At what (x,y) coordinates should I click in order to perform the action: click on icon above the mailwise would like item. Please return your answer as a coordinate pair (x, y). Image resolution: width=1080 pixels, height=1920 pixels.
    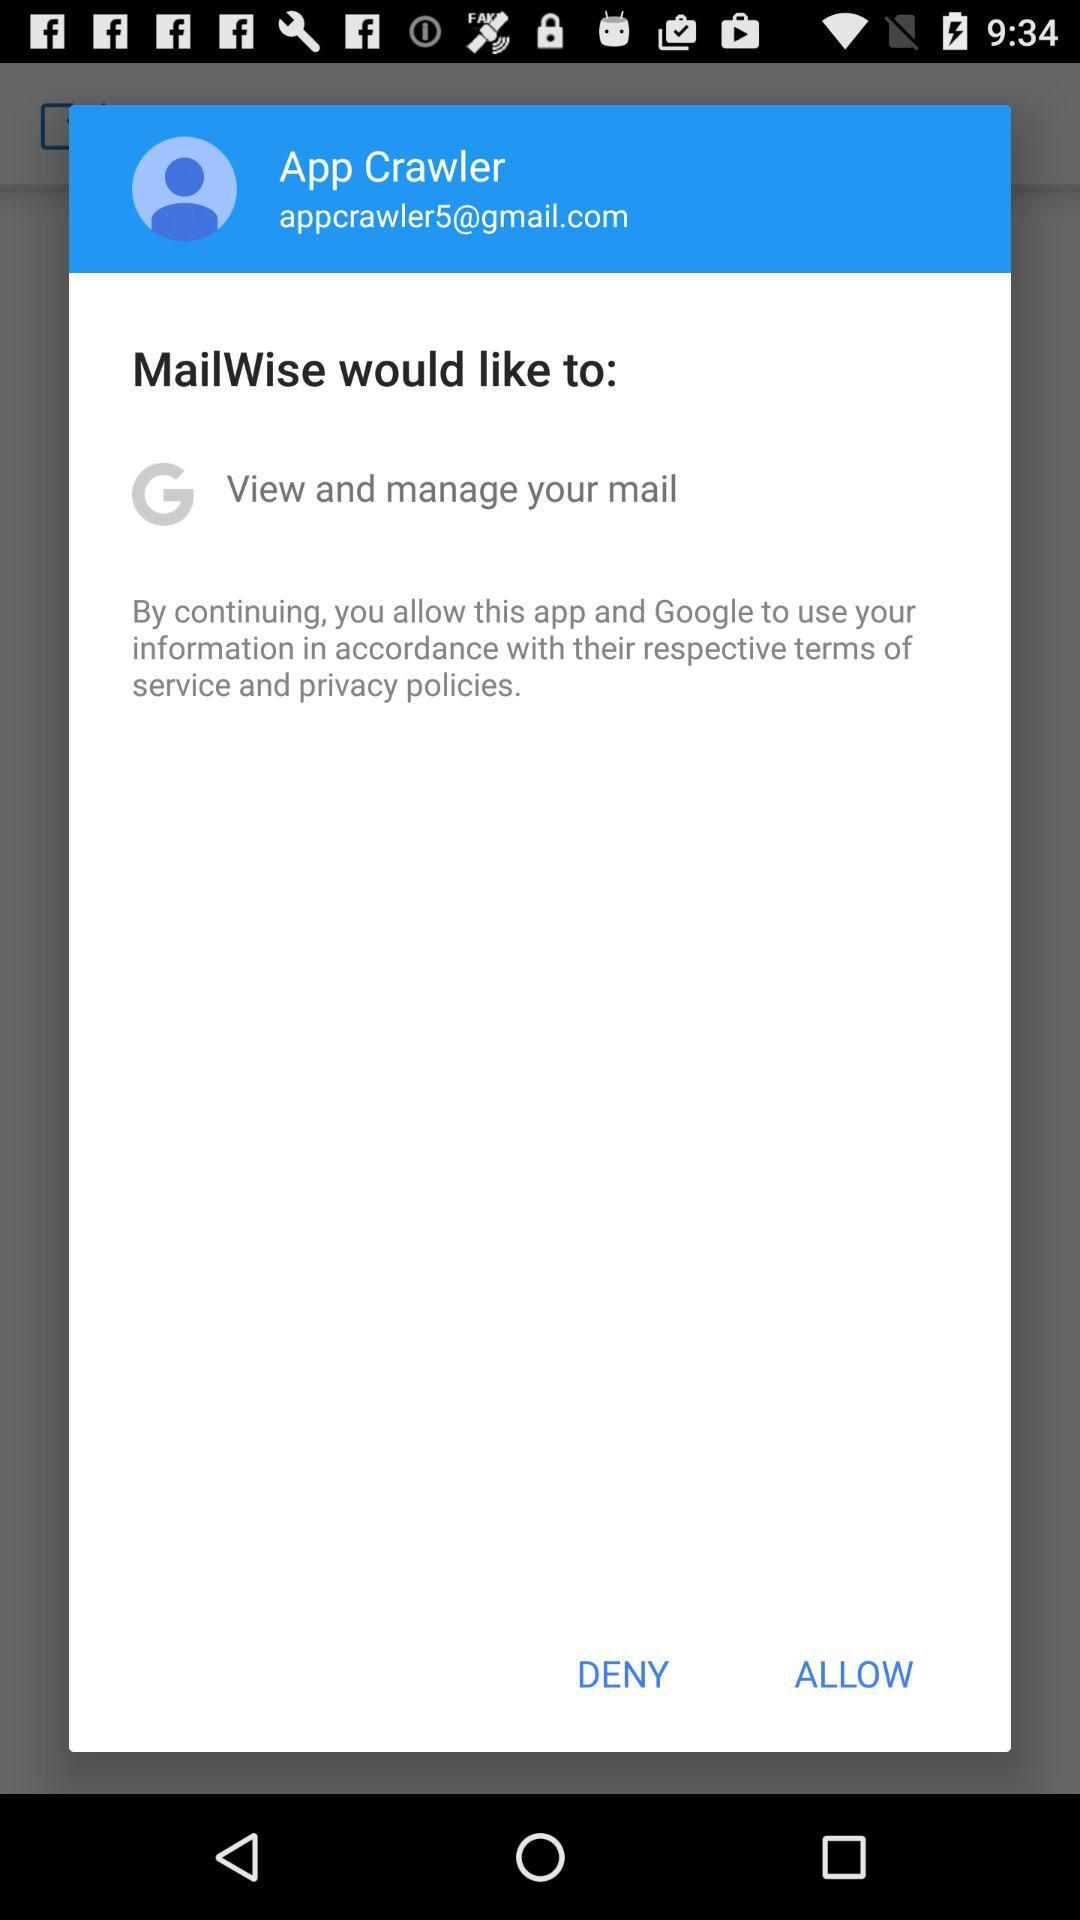
    Looking at the image, I should click on (184, 188).